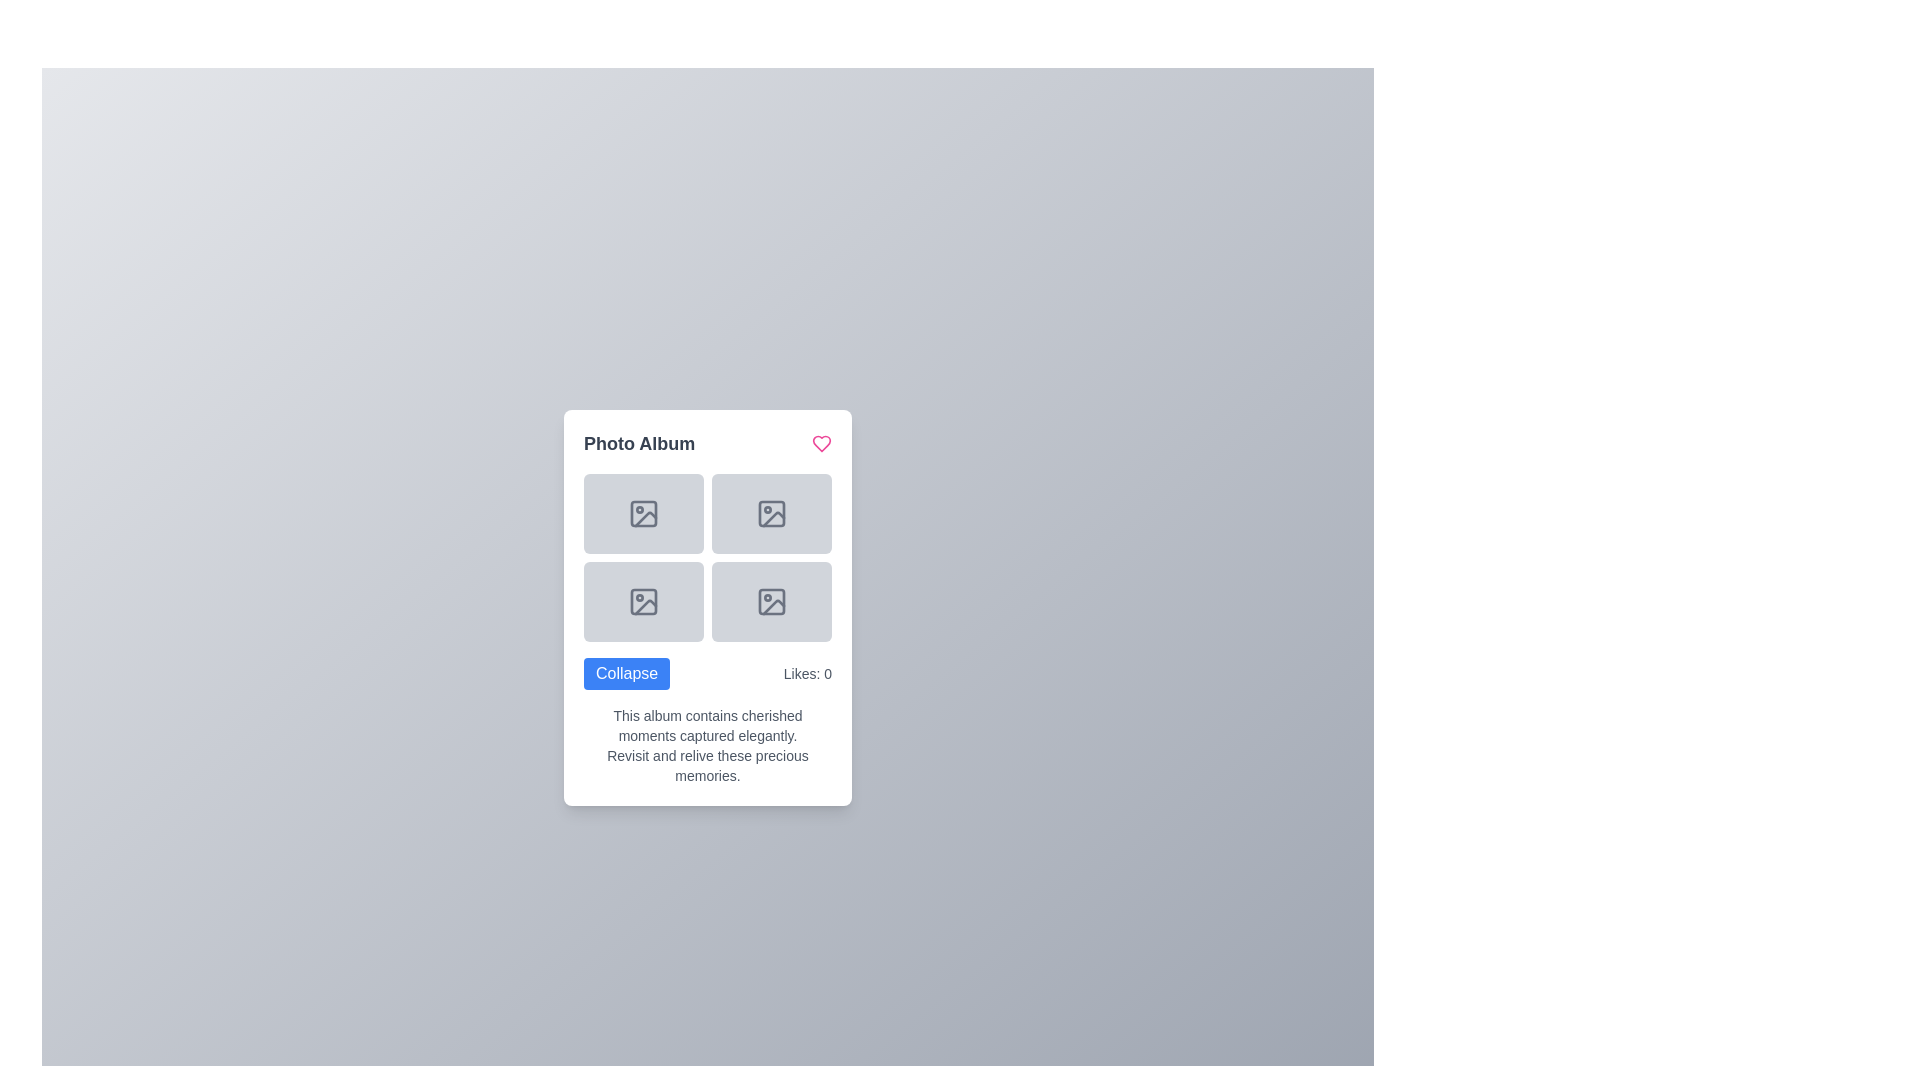 This screenshot has width=1920, height=1080. Describe the element at coordinates (643, 600) in the screenshot. I see `the icon representing an image slot in the photo album` at that location.